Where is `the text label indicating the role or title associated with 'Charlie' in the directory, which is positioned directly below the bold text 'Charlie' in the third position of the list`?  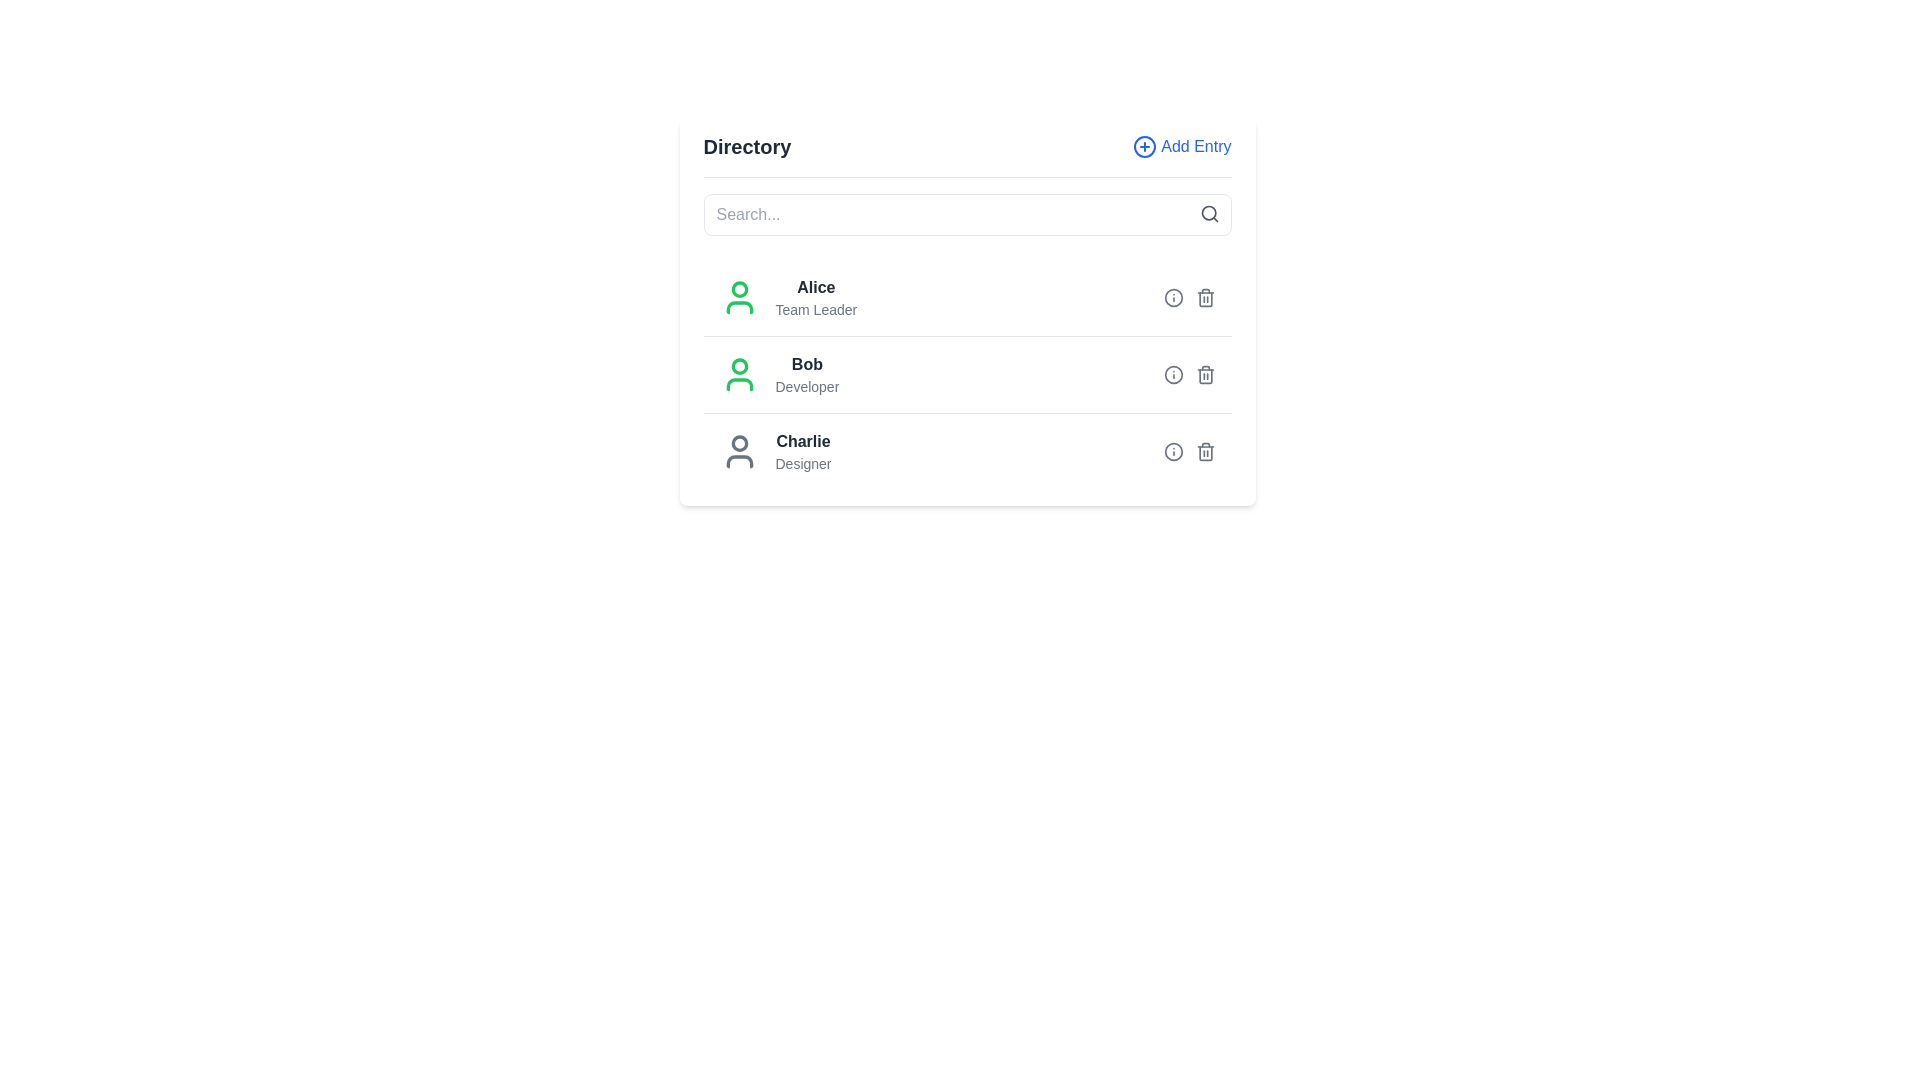
the text label indicating the role or title associated with 'Charlie' in the directory, which is positioned directly below the bold text 'Charlie' in the third position of the list is located at coordinates (803, 463).